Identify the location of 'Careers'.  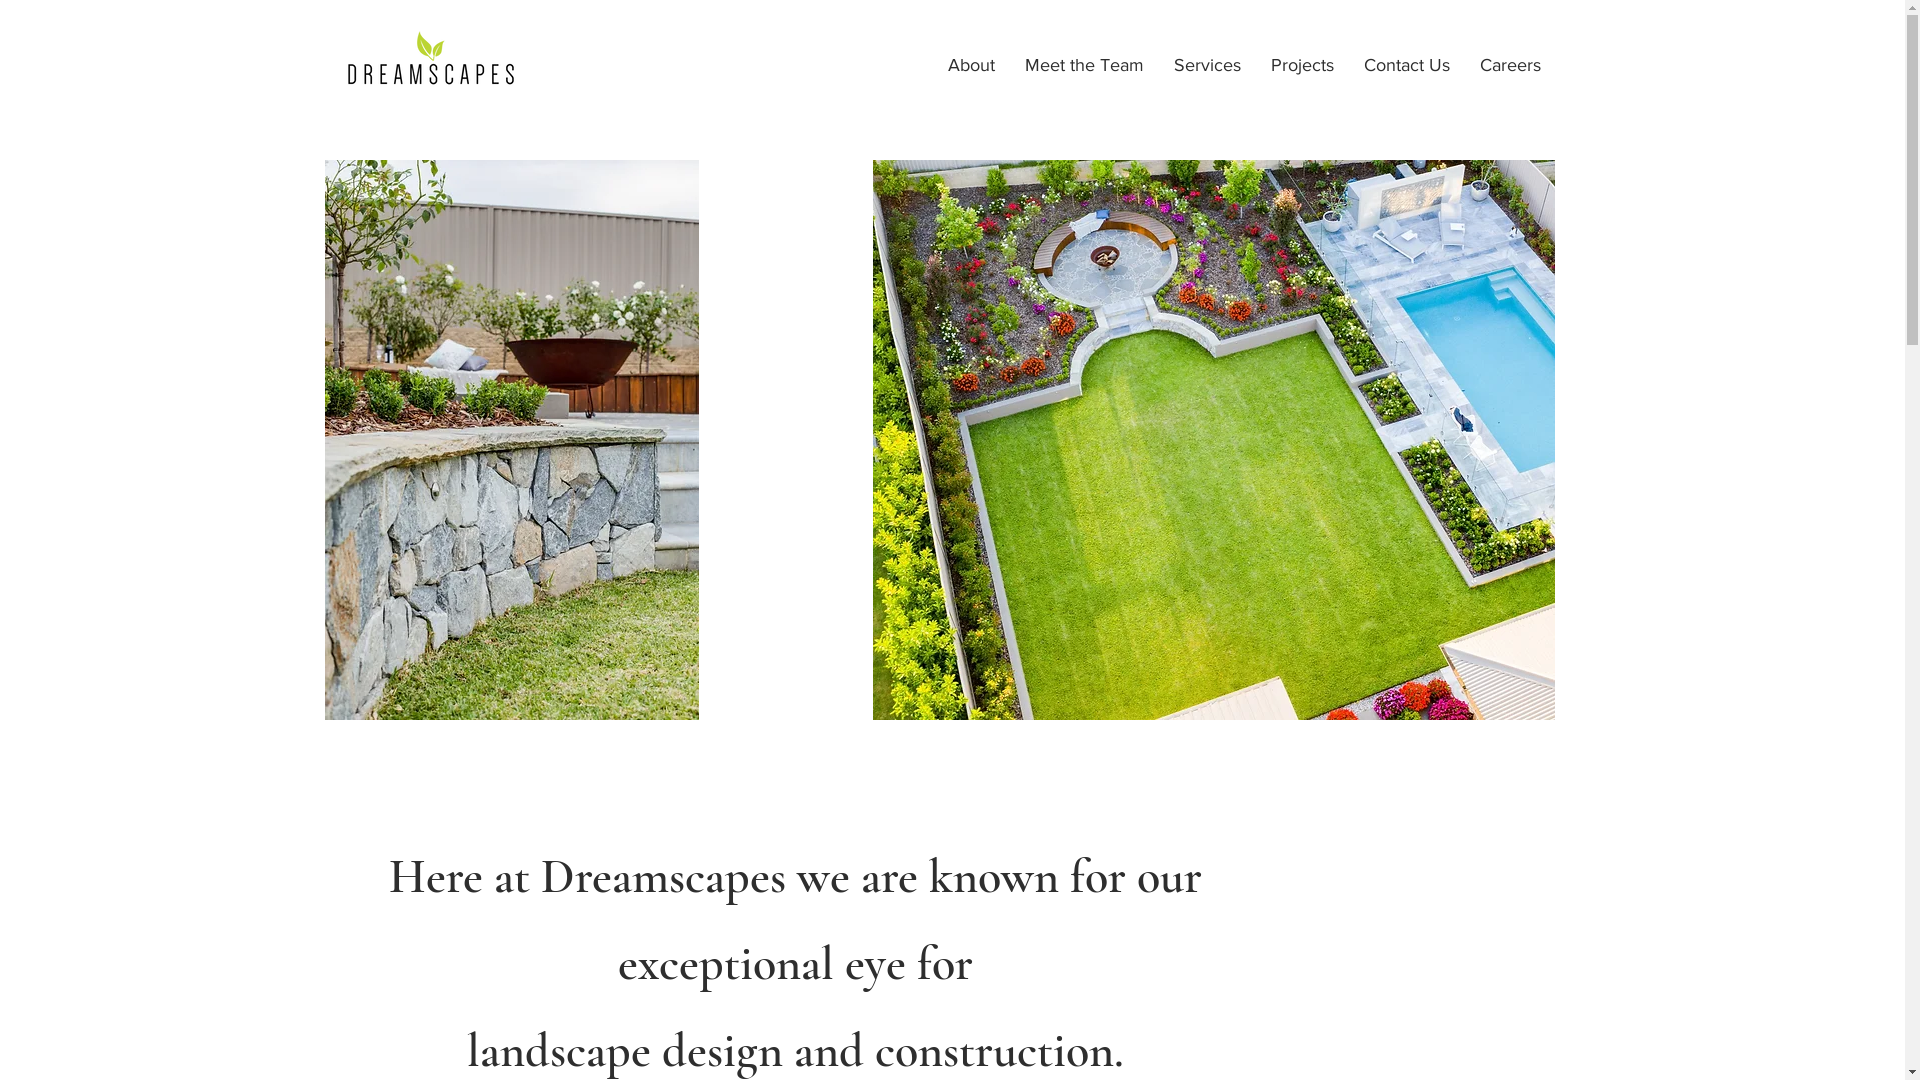
(1509, 64).